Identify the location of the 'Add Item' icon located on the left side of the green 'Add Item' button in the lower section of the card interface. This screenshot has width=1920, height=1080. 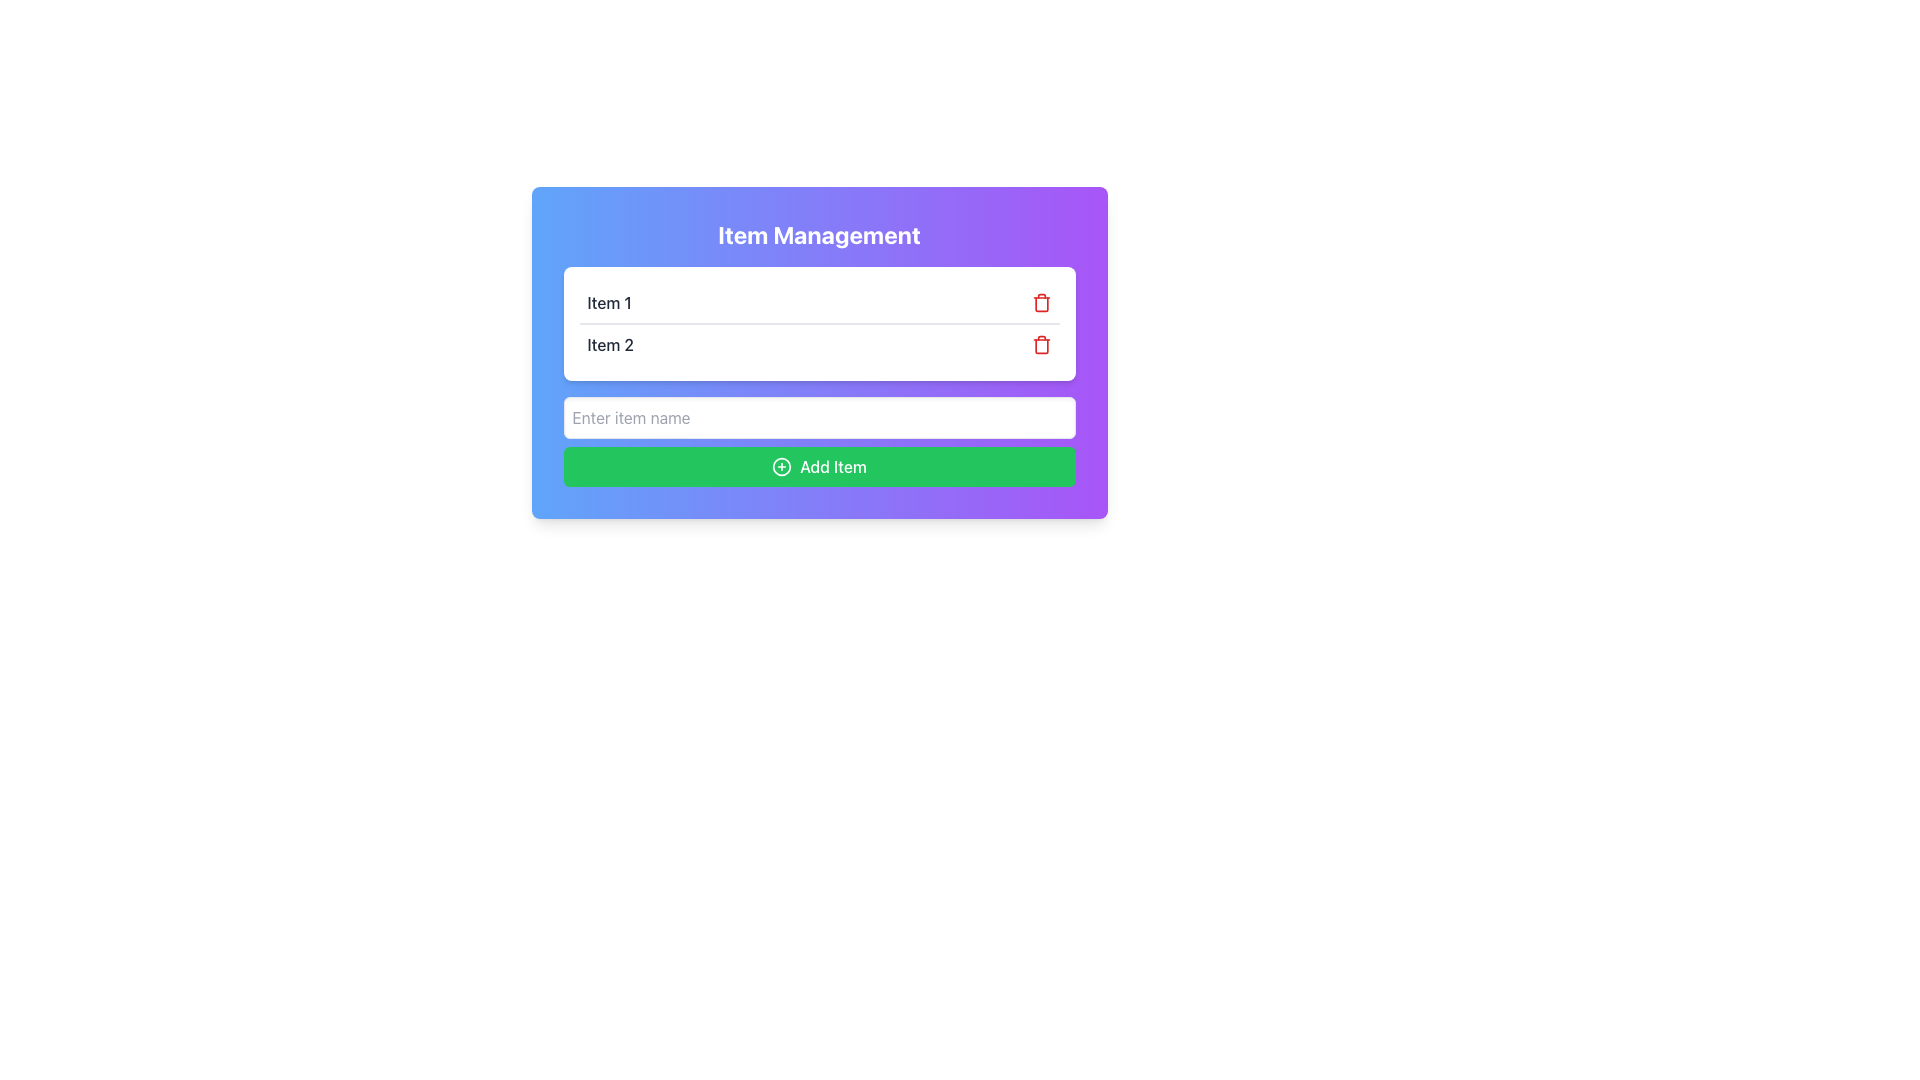
(781, 466).